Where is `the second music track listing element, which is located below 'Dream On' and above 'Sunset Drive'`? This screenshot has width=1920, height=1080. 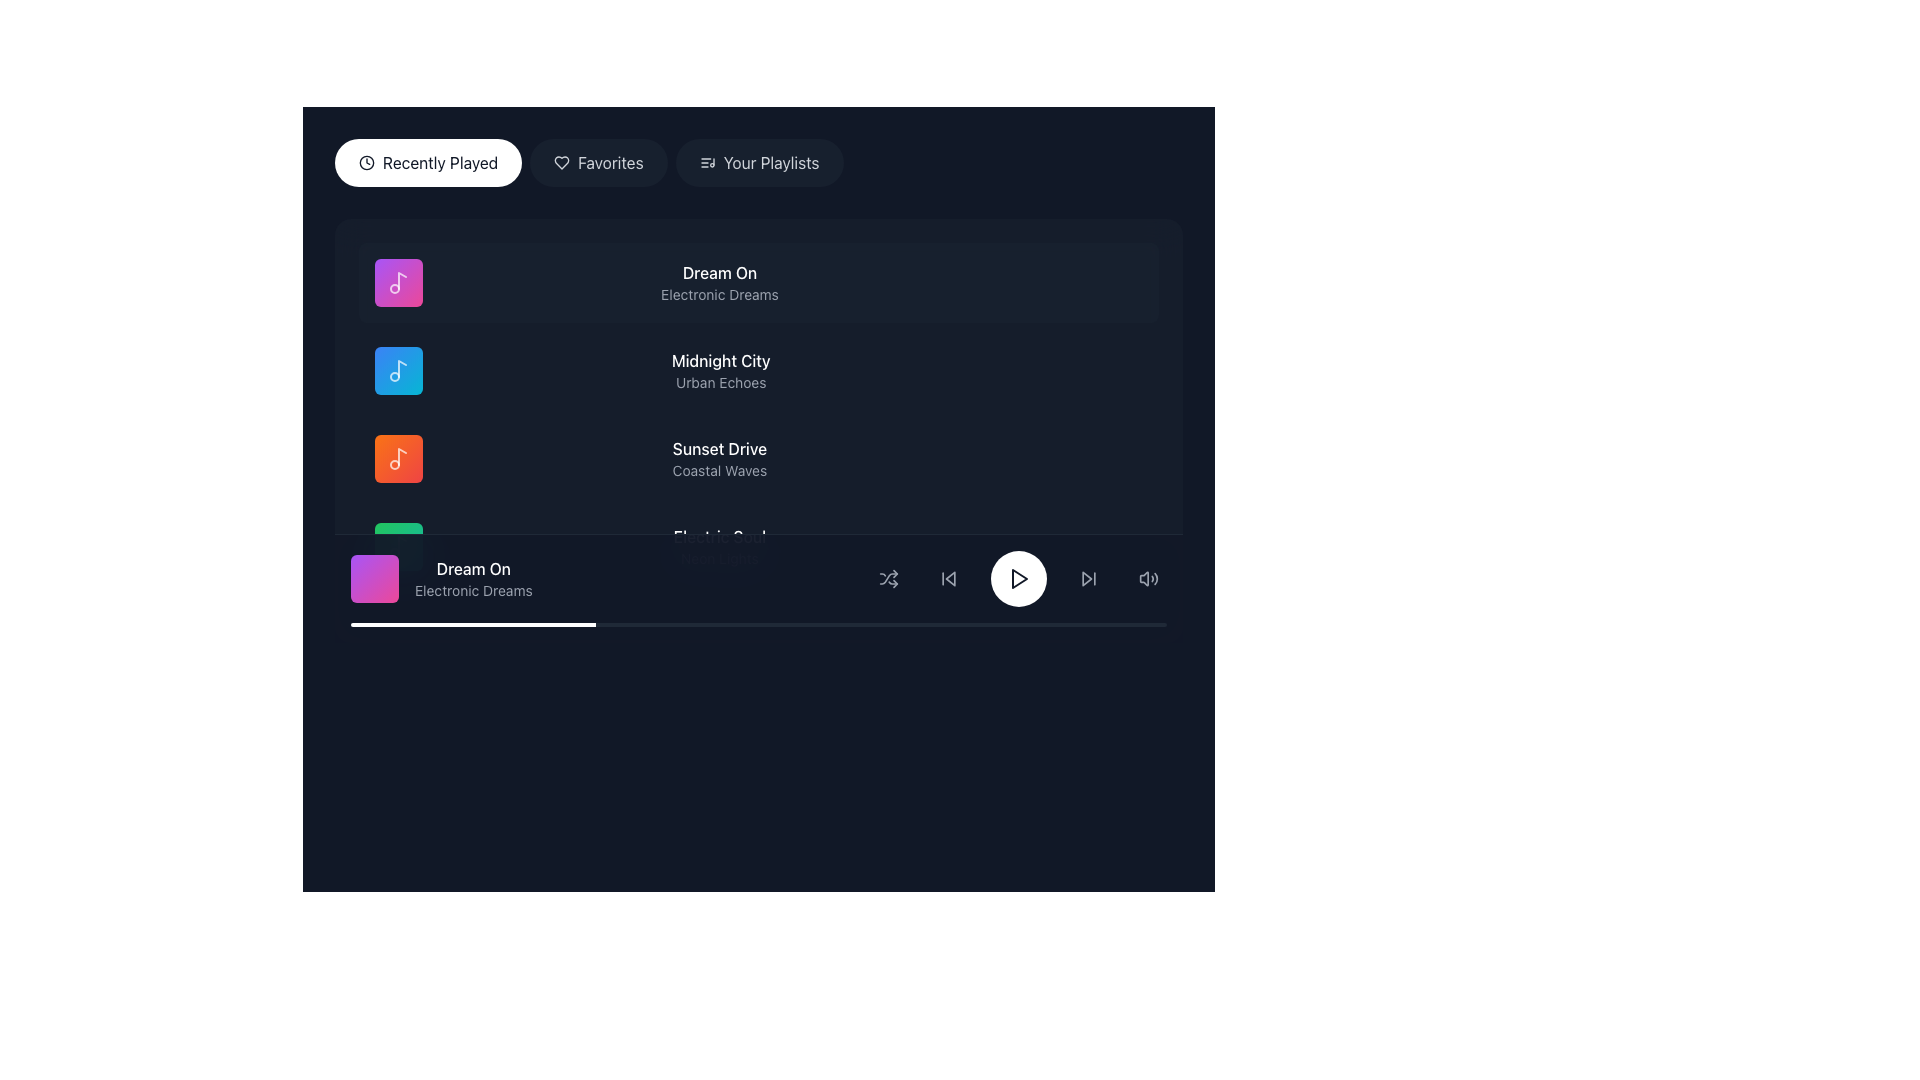
the second music track listing element, which is located below 'Dream On' and above 'Sunset Drive' is located at coordinates (757, 370).